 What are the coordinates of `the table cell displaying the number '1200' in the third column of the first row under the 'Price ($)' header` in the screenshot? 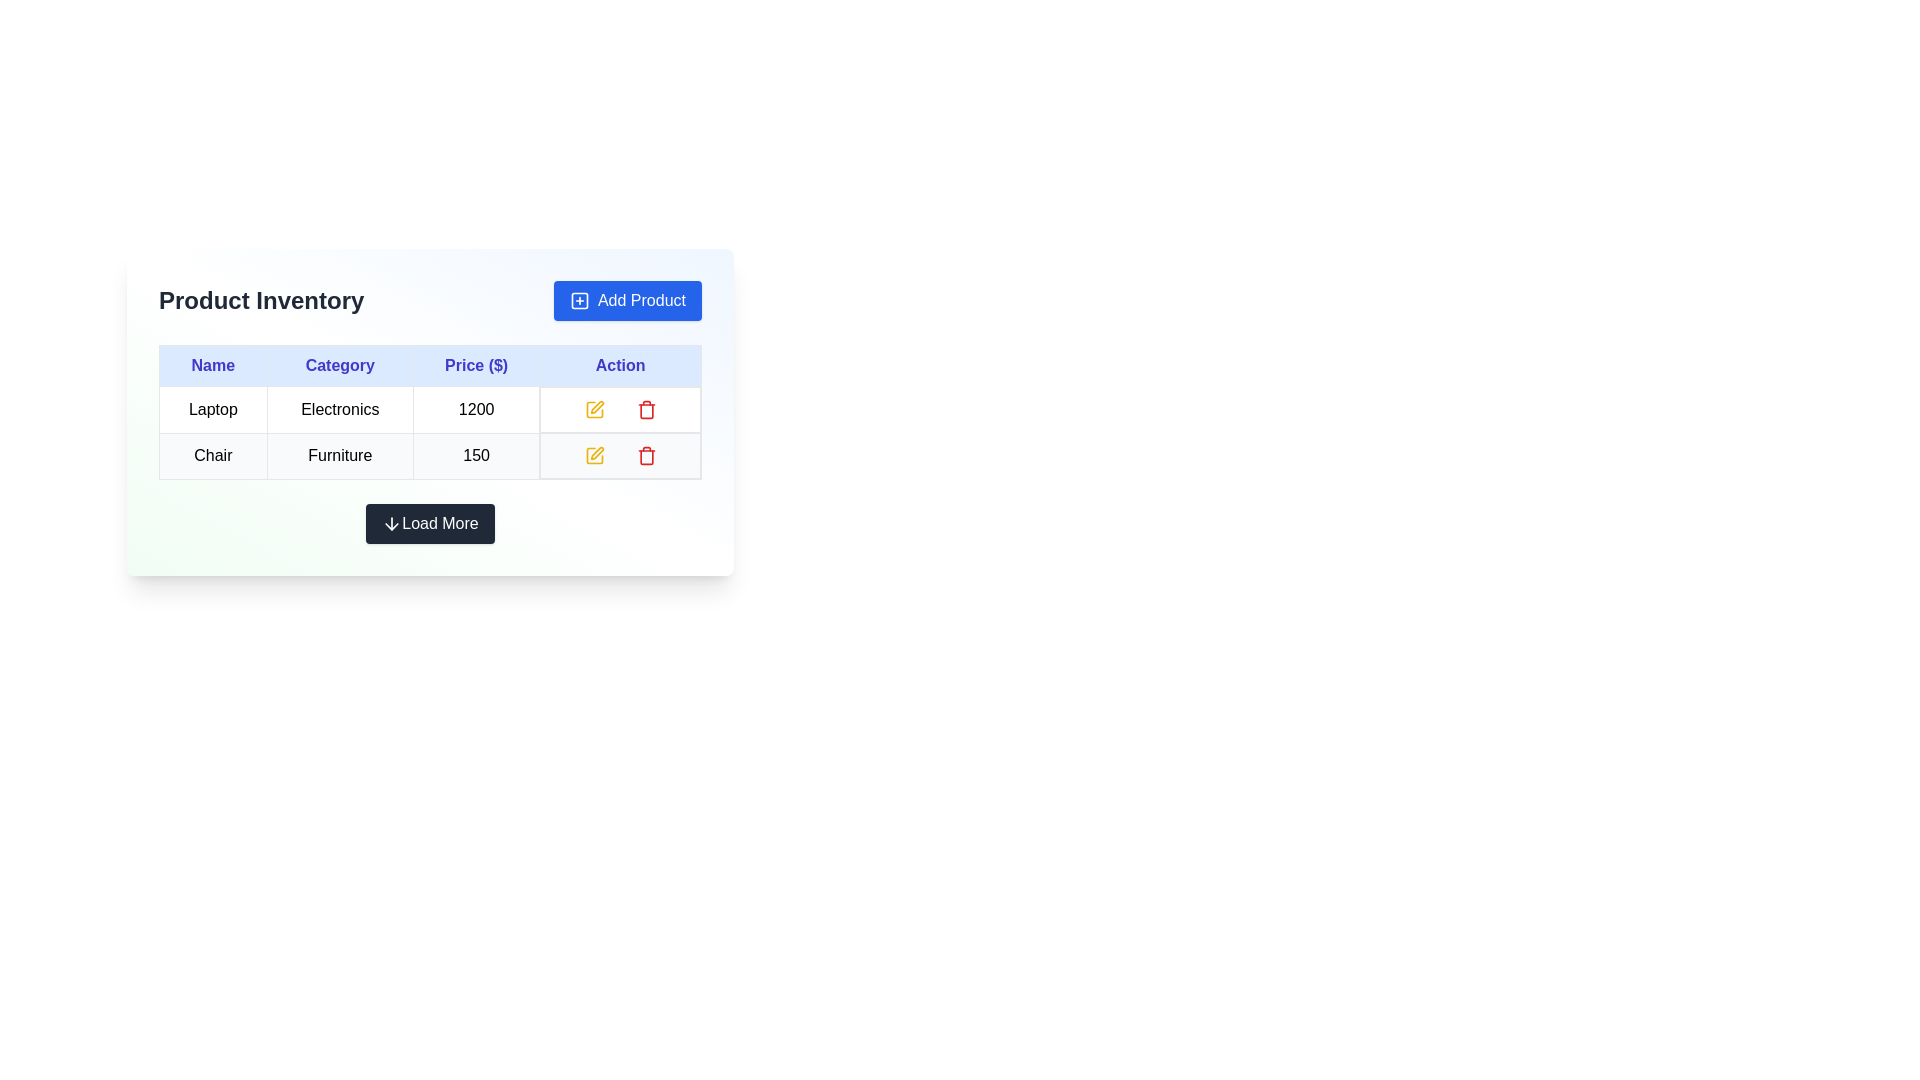 It's located at (475, 408).